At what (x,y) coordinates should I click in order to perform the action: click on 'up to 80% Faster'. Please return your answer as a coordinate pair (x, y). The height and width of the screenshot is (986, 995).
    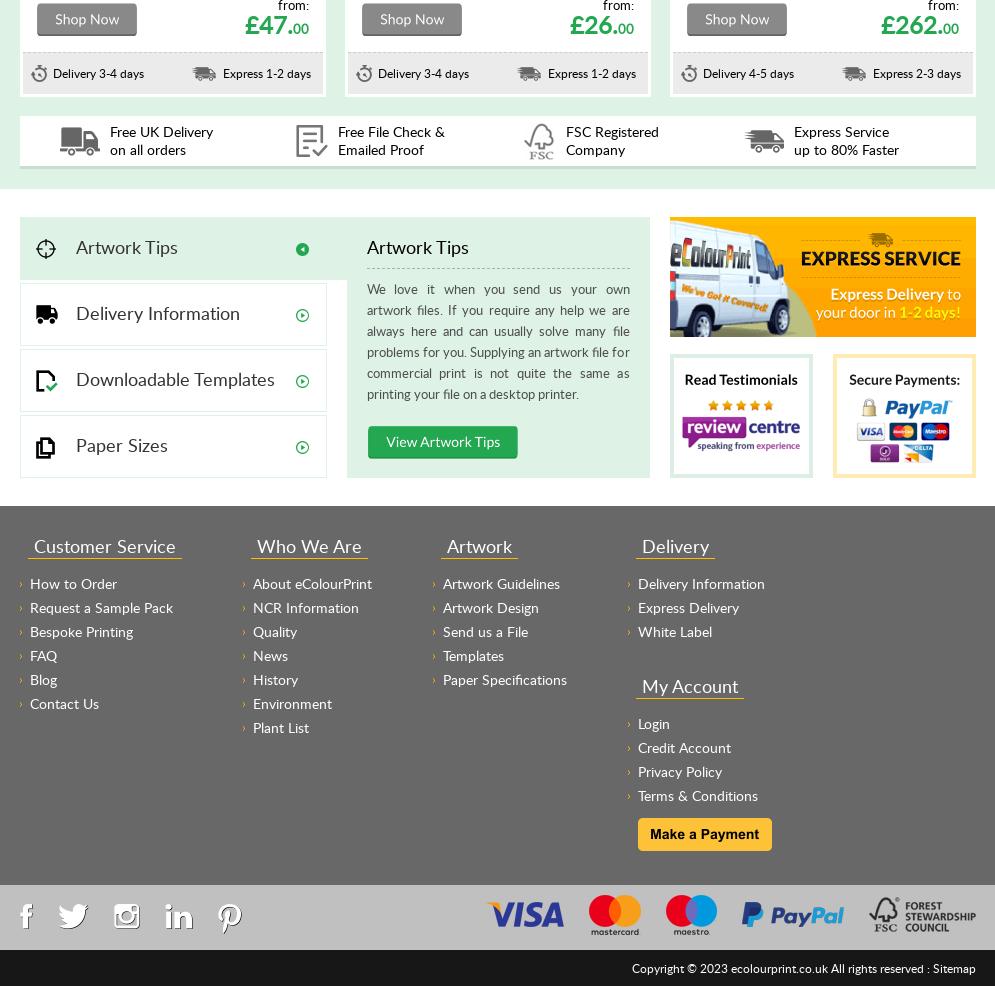
    Looking at the image, I should click on (845, 149).